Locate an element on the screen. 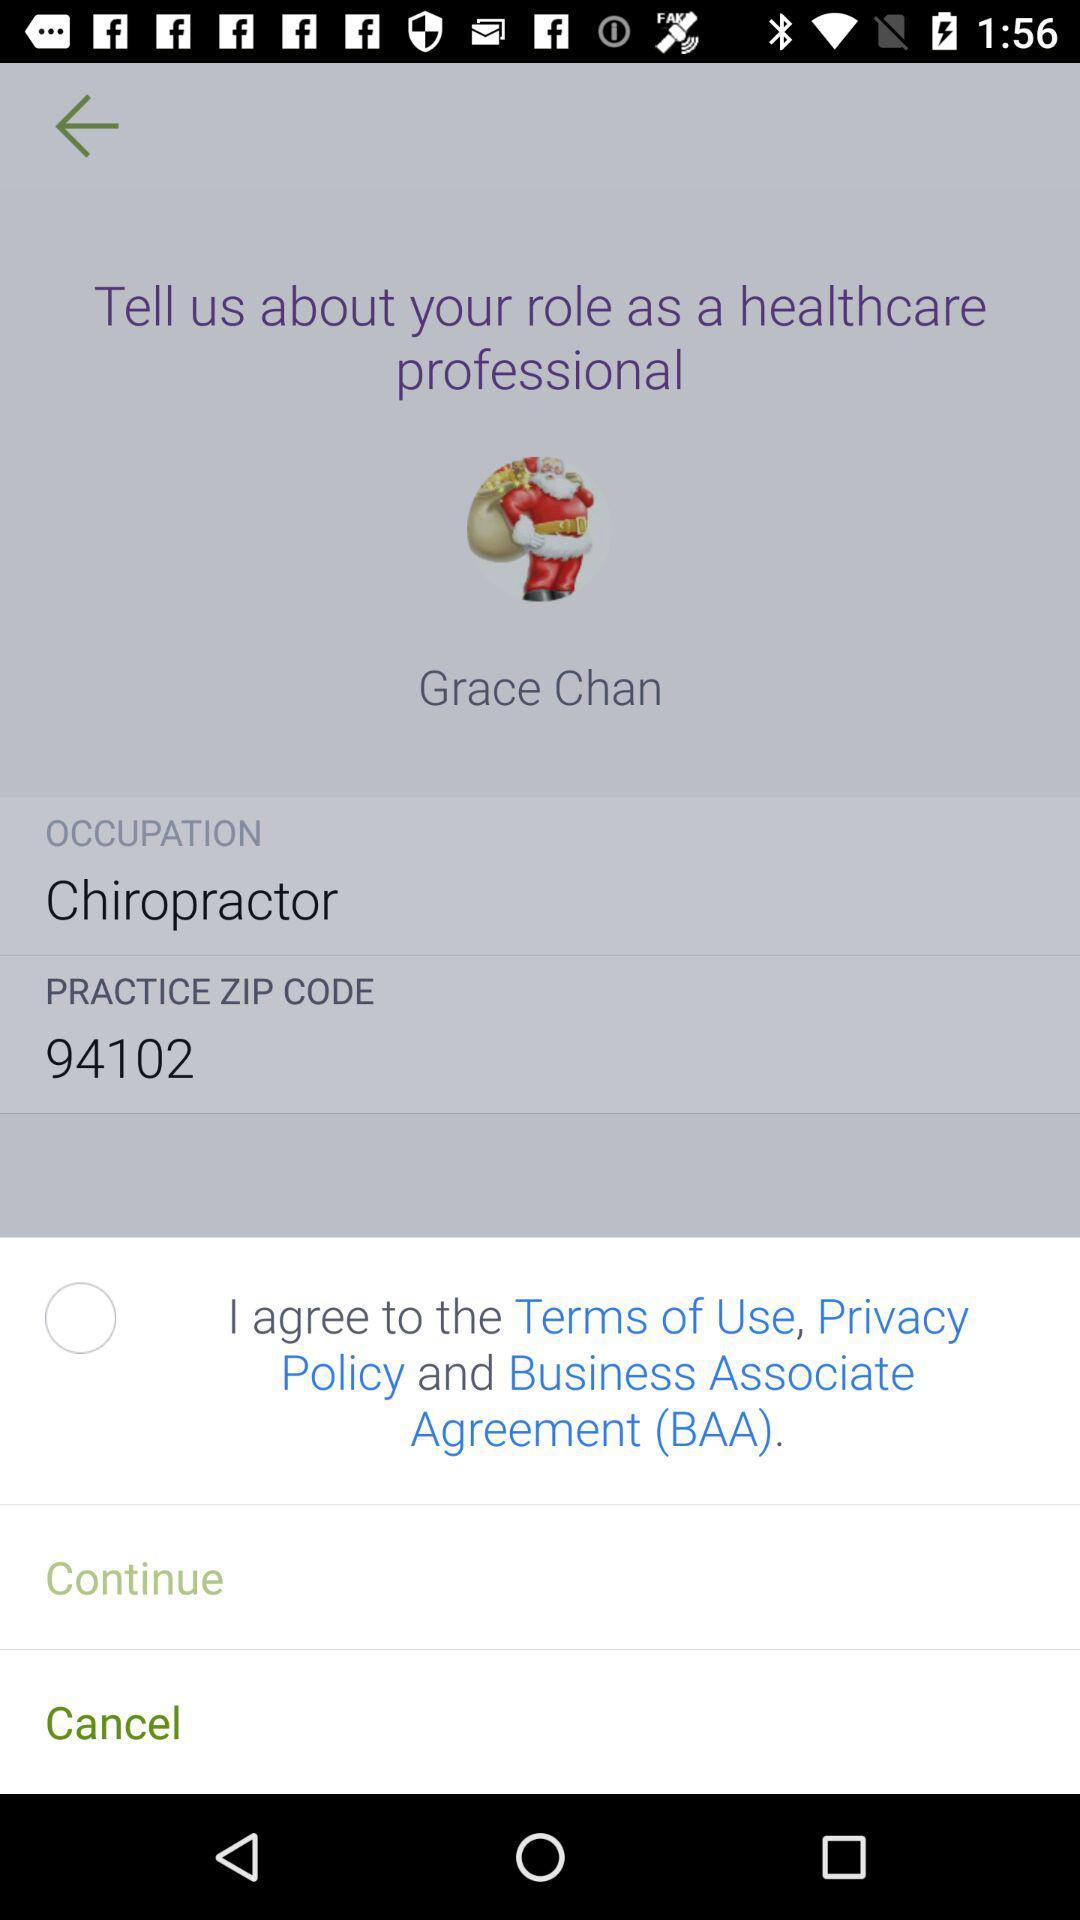  icon below the i agree to is located at coordinates (540, 1575).